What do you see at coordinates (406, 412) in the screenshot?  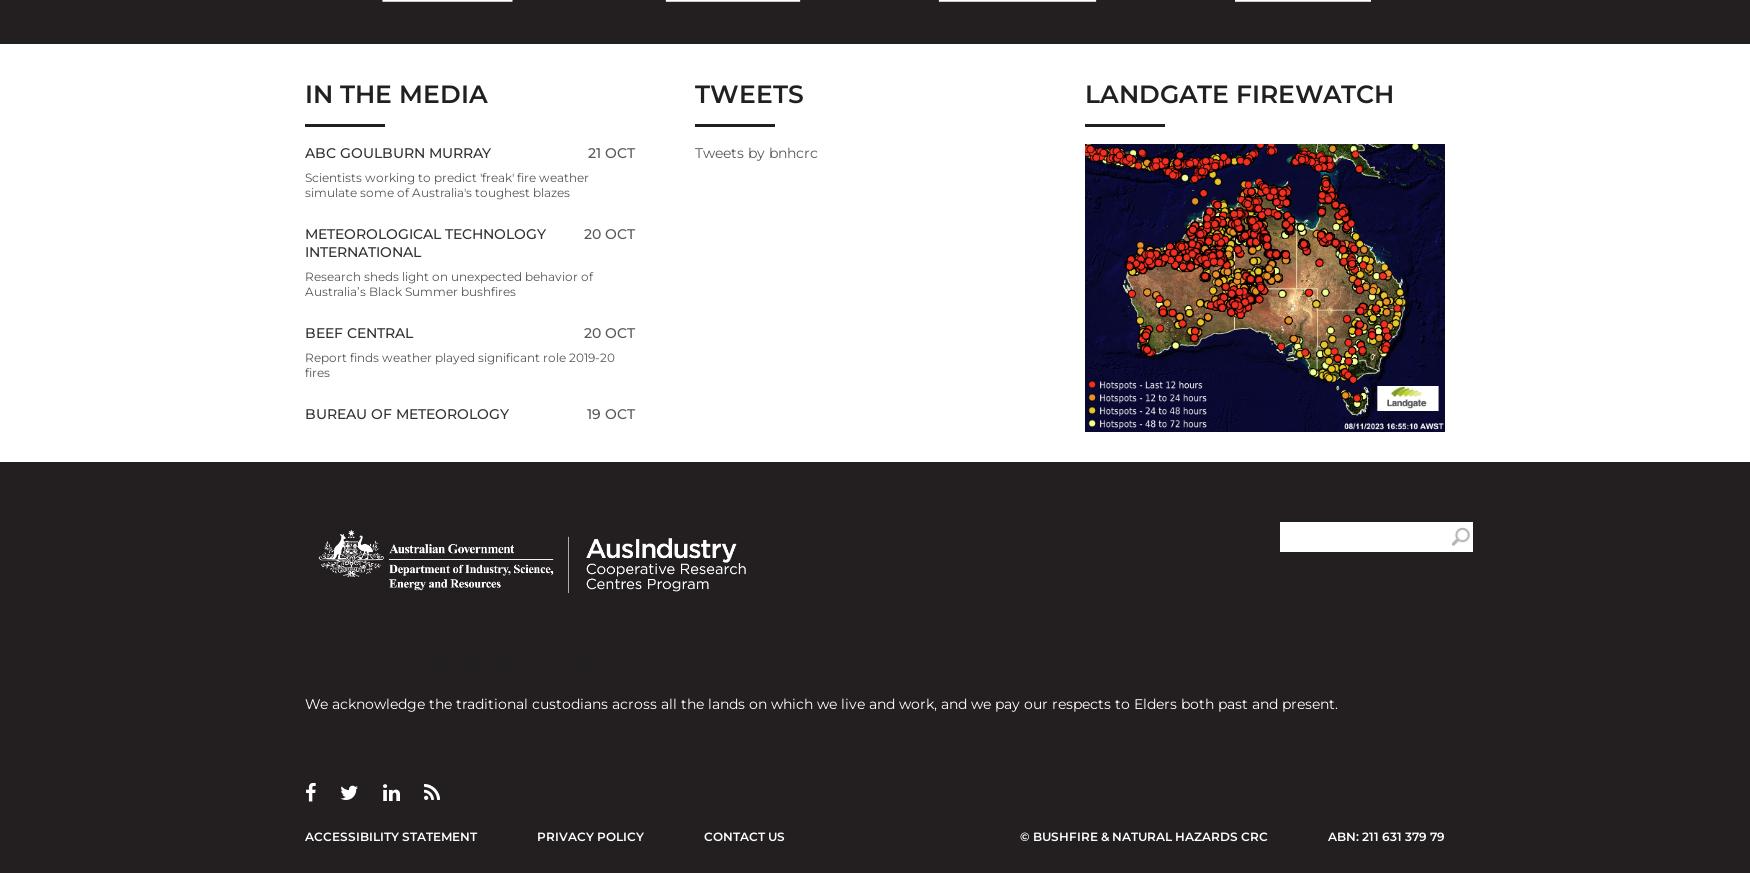 I see `'Bureau of Meteorology'` at bounding box center [406, 412].